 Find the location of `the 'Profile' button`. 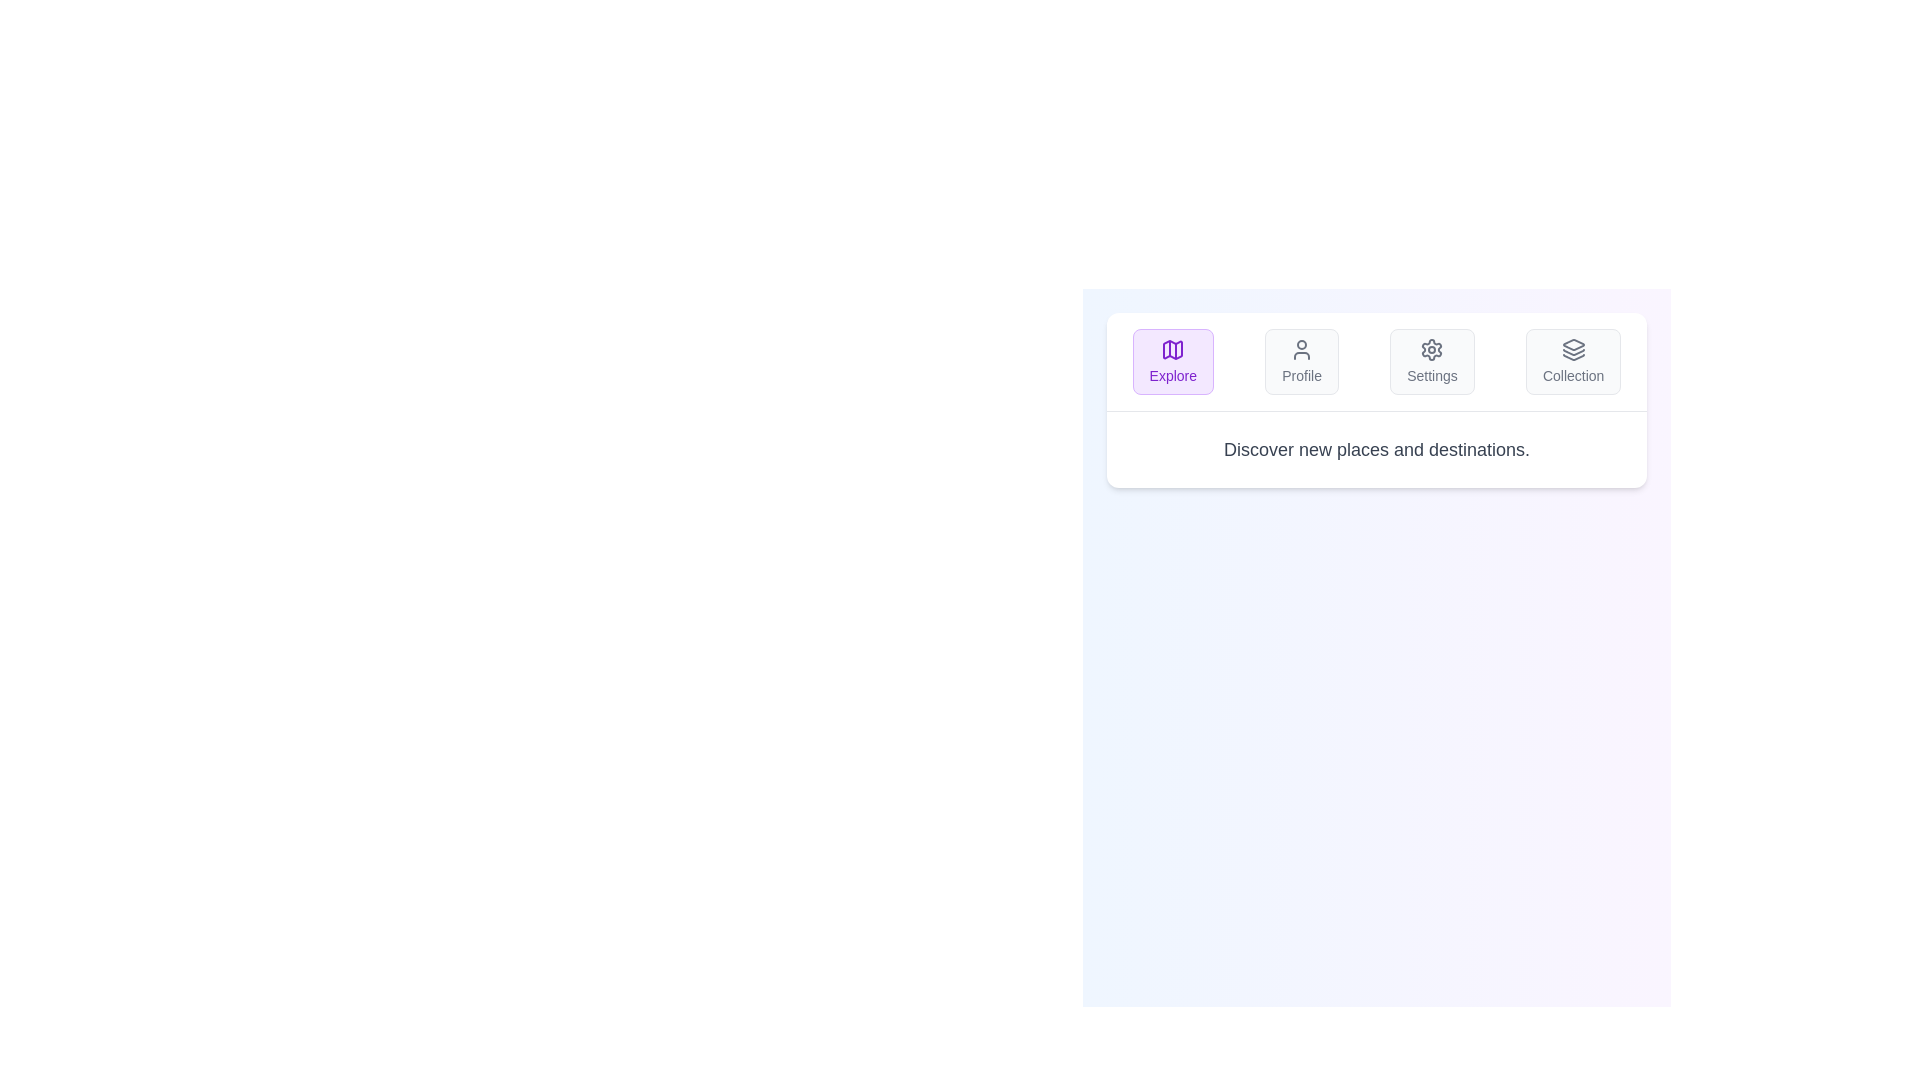

the 'Profile' button is located at coordinates (1302, 362).